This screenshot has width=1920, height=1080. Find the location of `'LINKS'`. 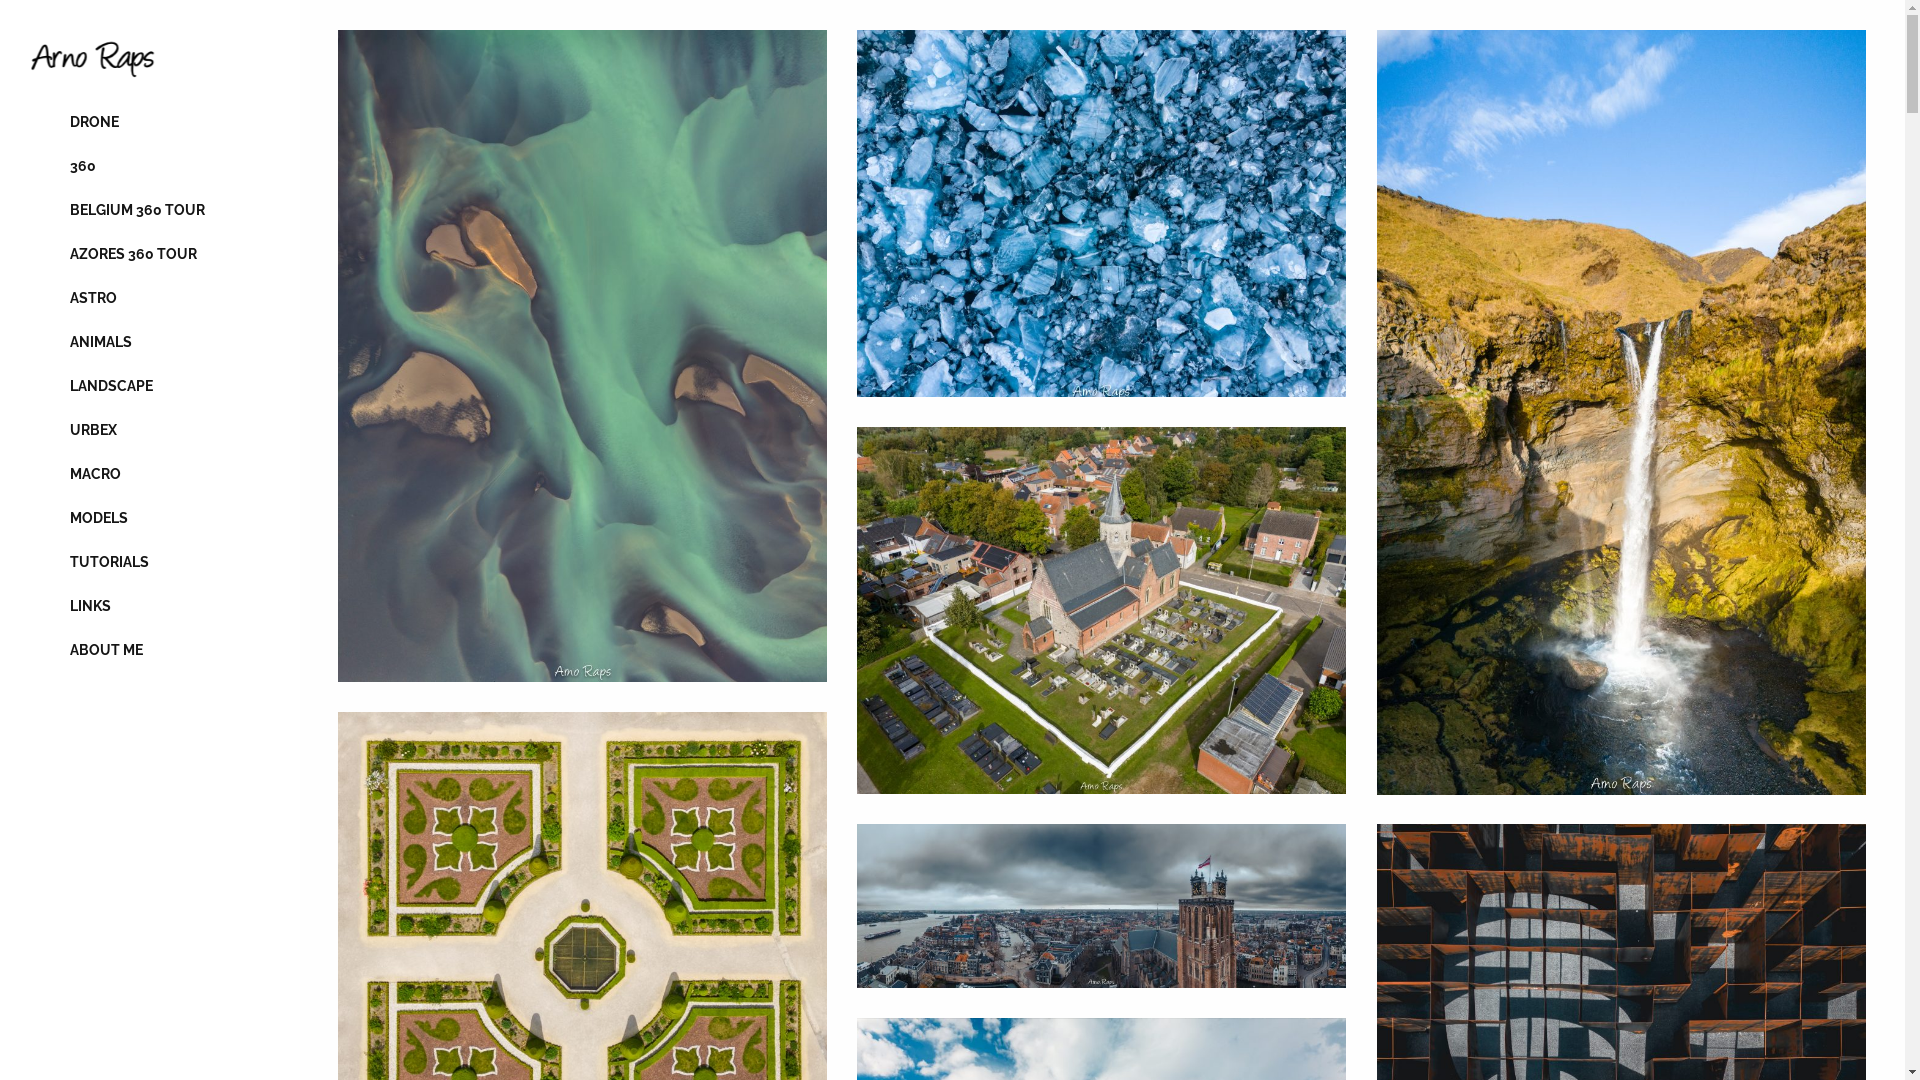

'LINKS' is located at coordinates (148, 604).